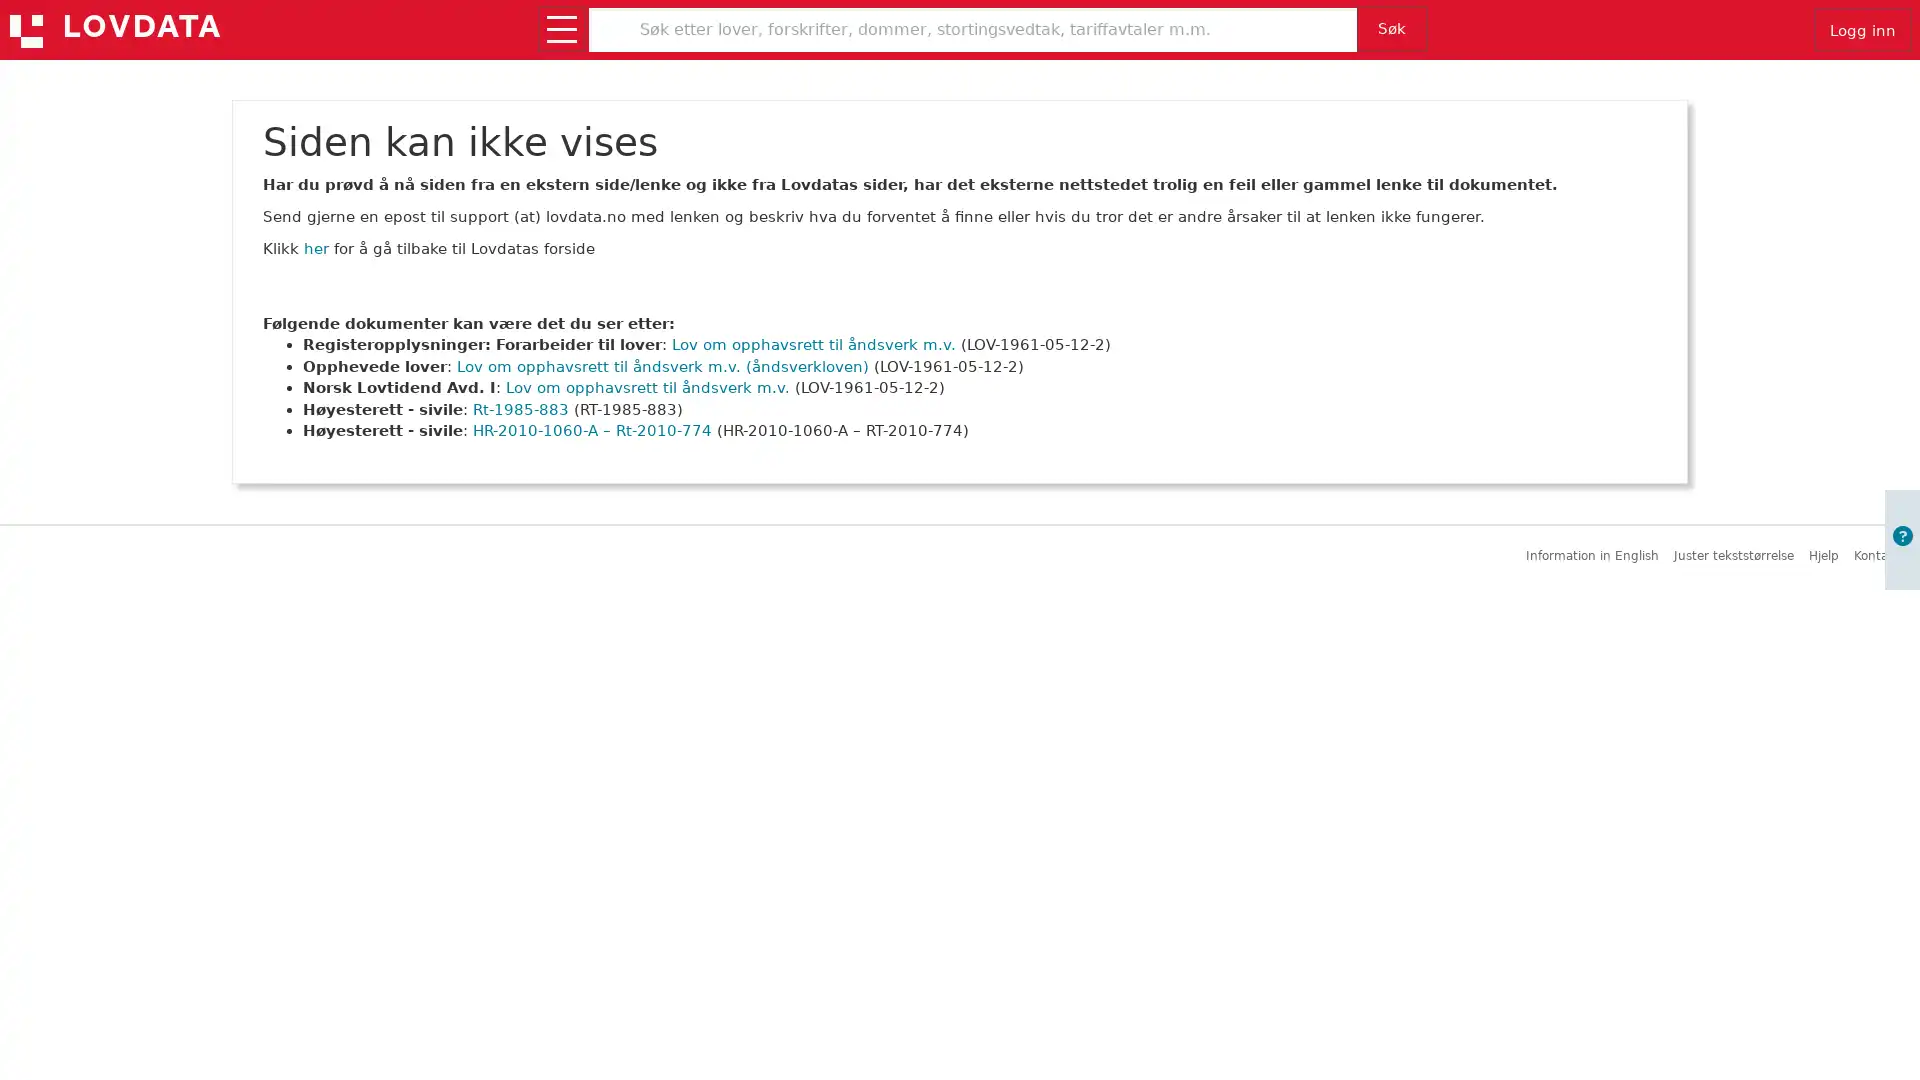 This screenshot has width=1920, height=1080. I want to click on Sk, so click(1390, 29).